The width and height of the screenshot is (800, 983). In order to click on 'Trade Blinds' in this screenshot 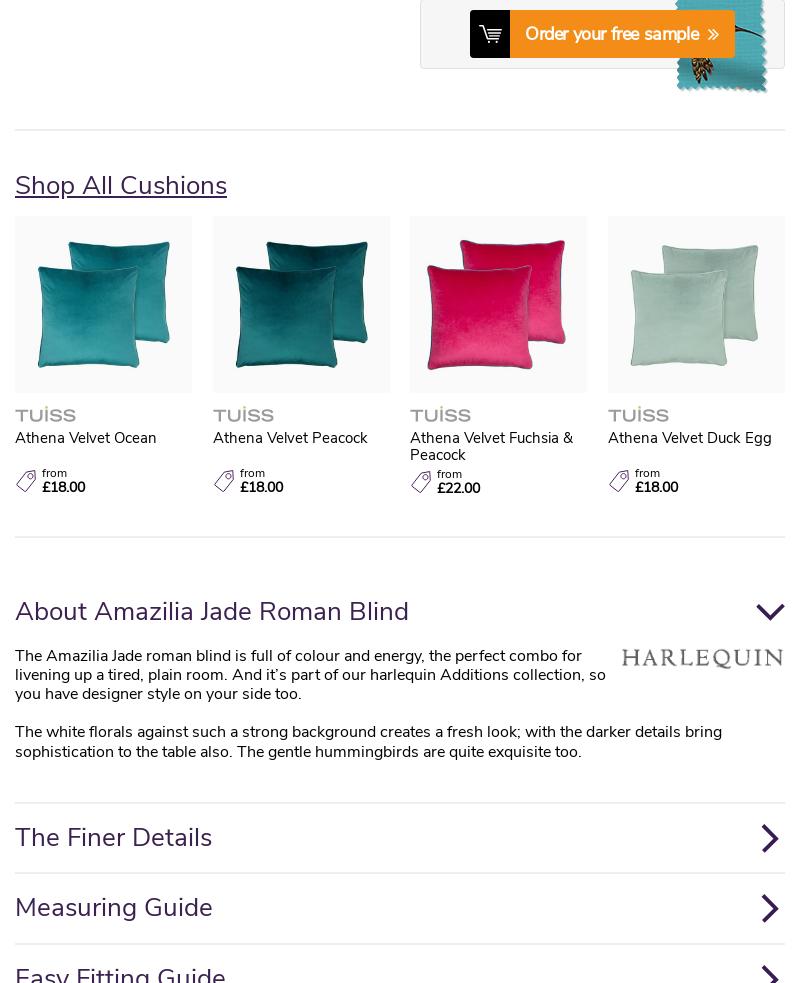, I will do `click(206, 360)`.